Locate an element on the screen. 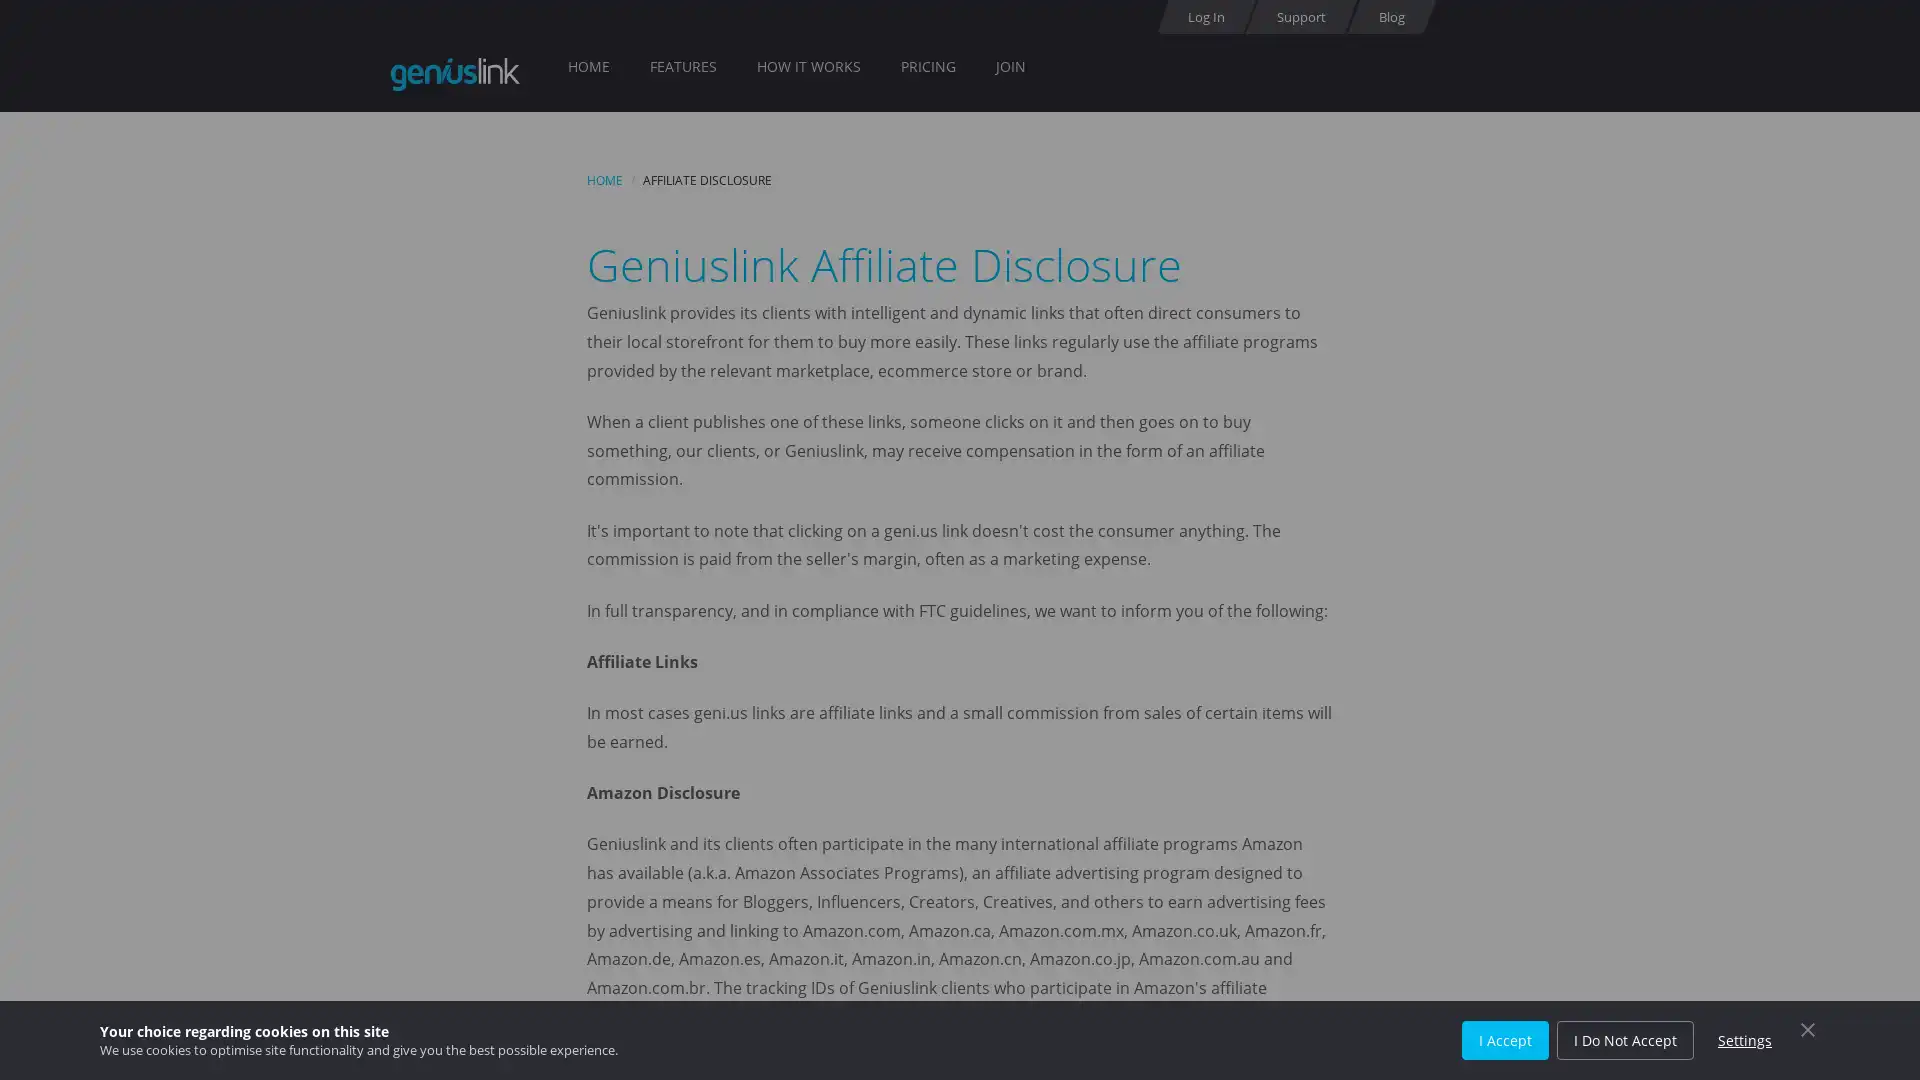  Close Cookie Control is located at coordinates (1808, 1029).